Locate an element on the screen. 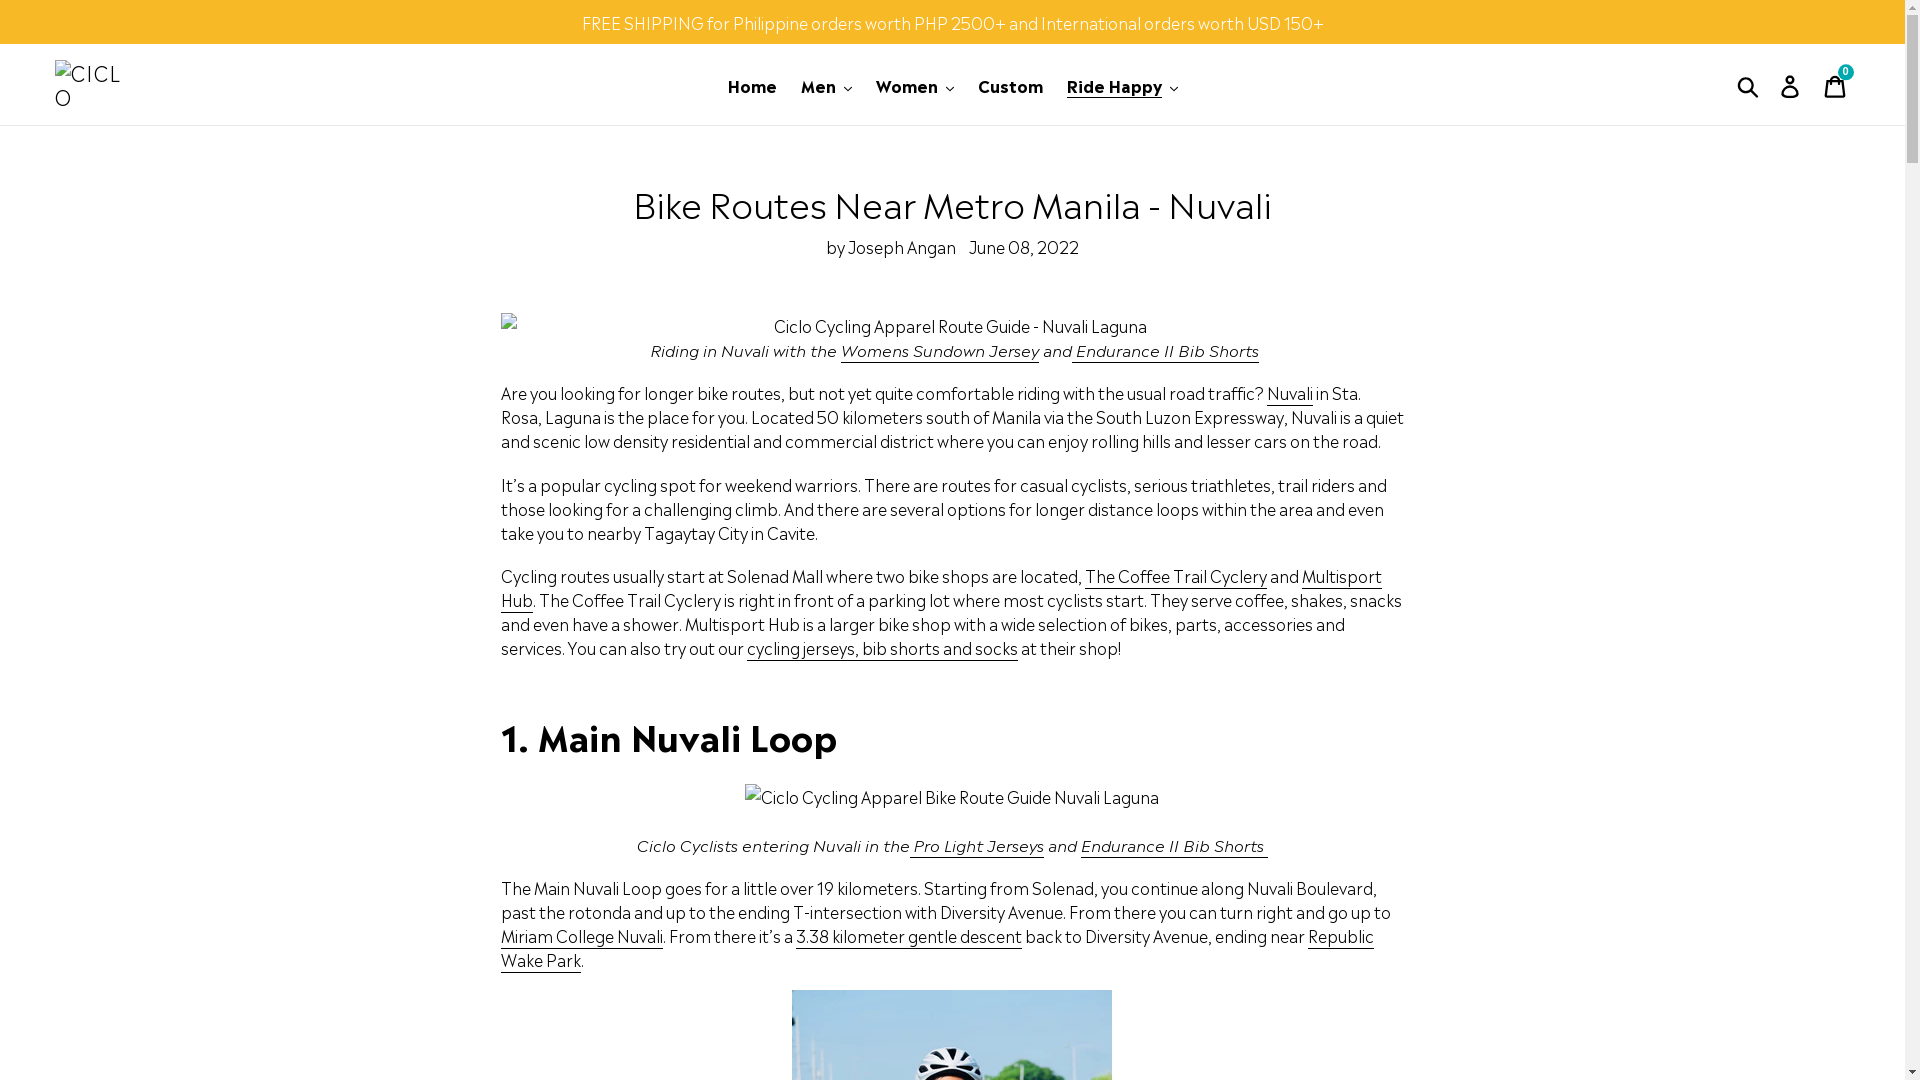 The width and height of the screenshot is (1920, 1080). 'Home' is located at coordinates (718, 83).